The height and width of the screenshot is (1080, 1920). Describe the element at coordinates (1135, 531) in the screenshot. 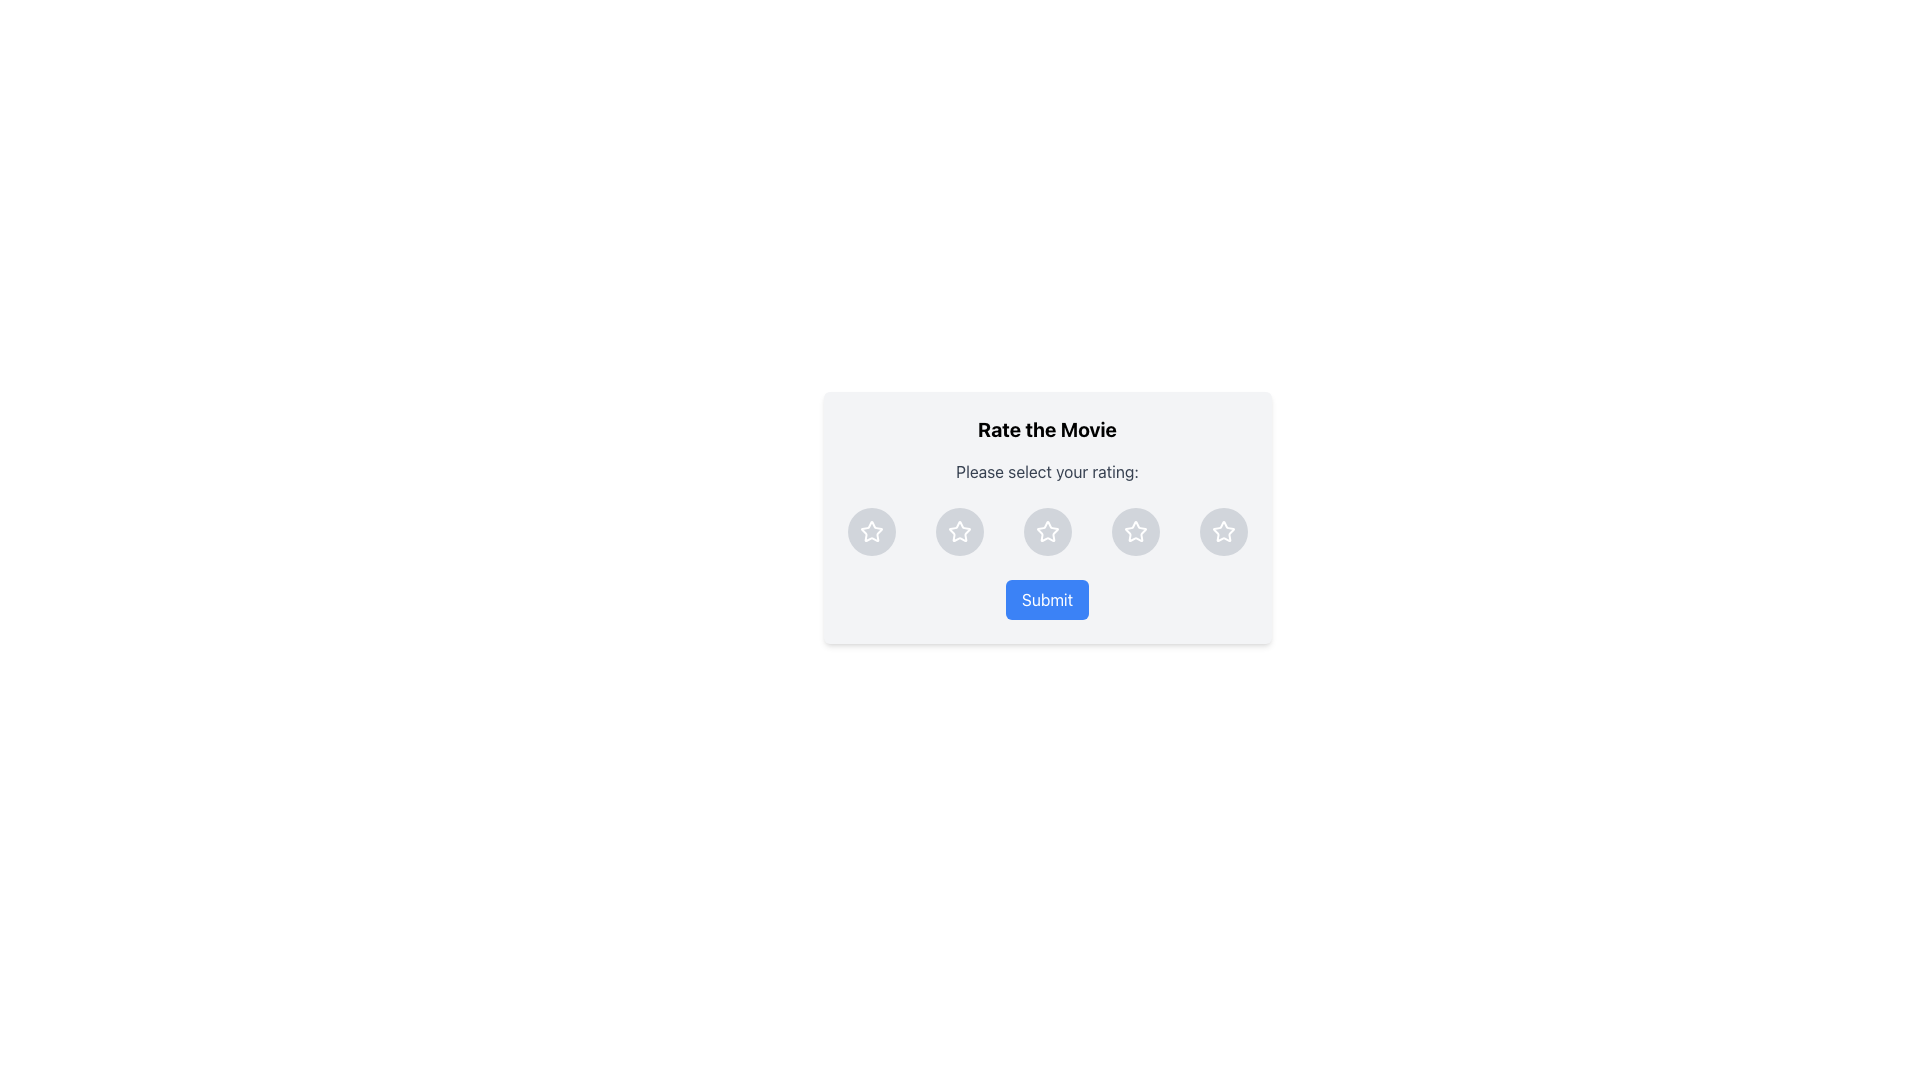

I see `the fourth circular rating button in the horizontal set` at that location.